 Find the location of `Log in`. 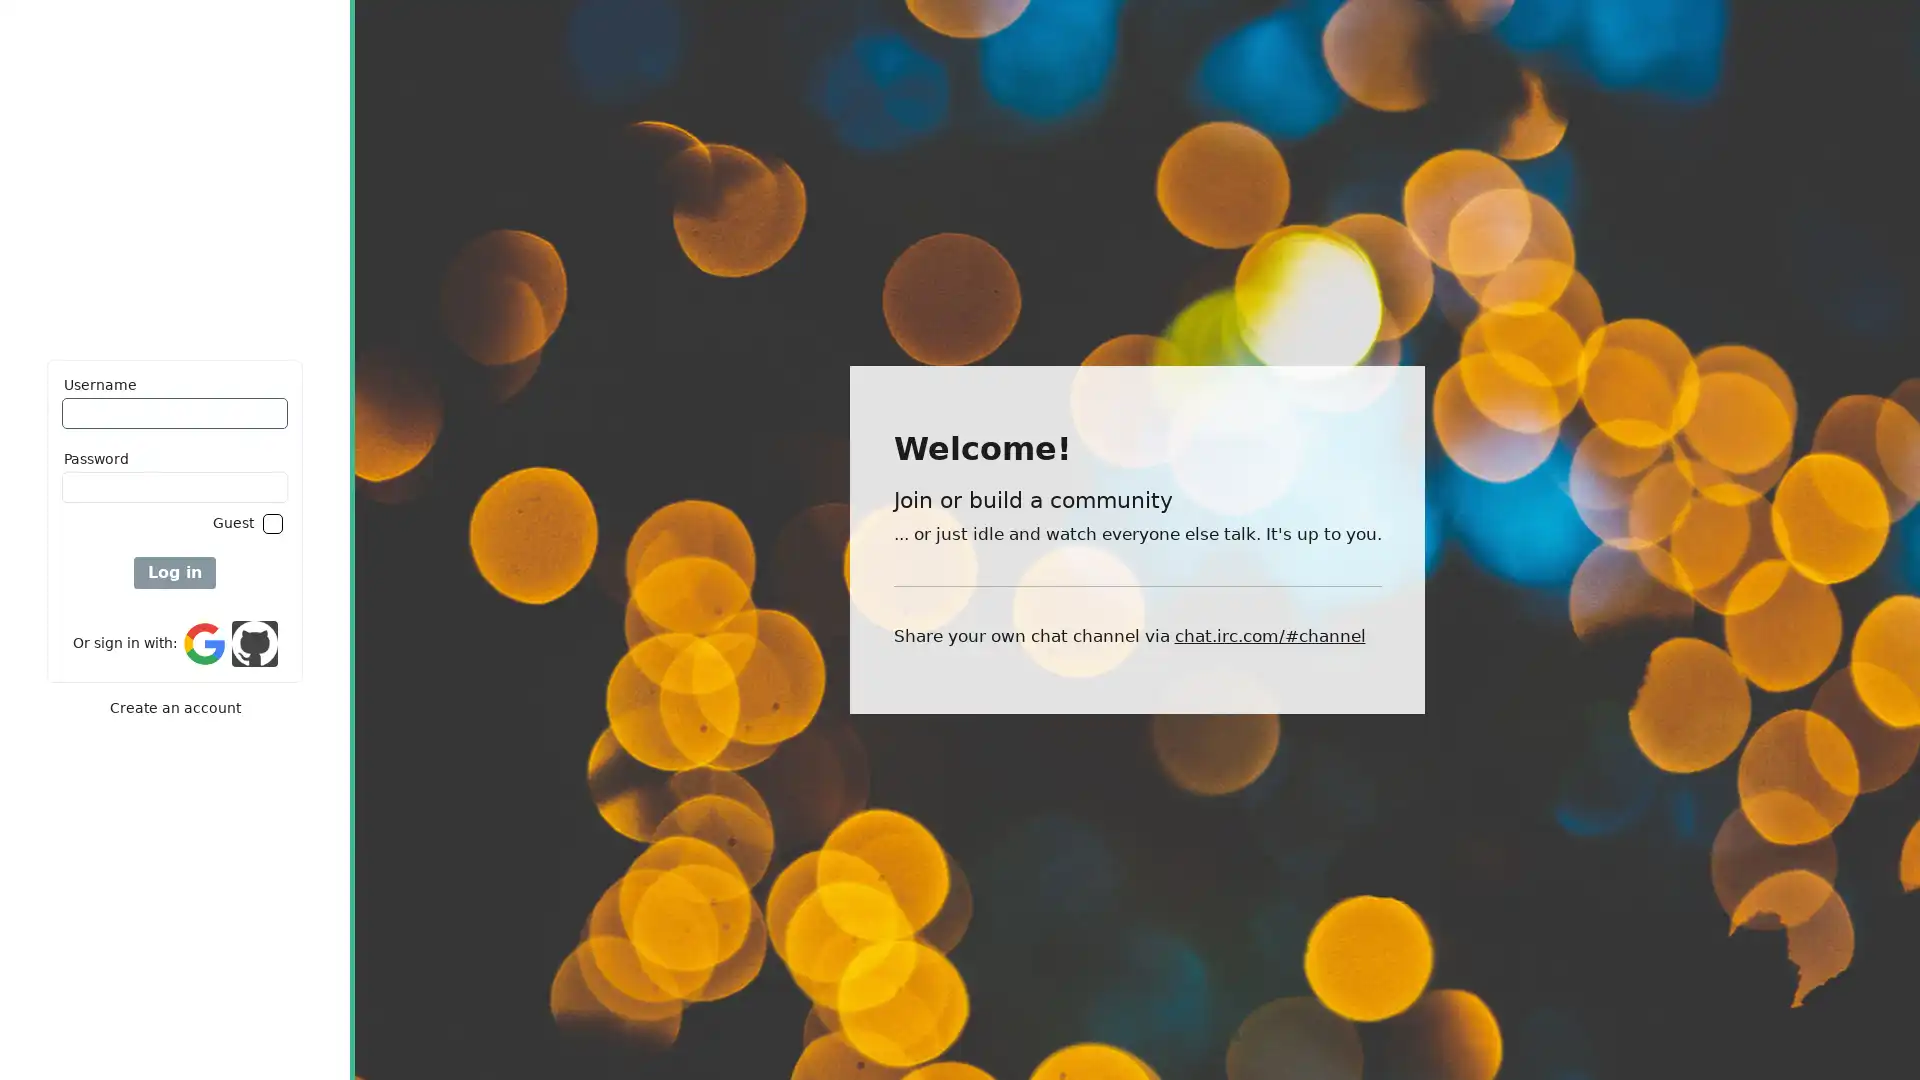

Log in is located at coordinates (174, 573).